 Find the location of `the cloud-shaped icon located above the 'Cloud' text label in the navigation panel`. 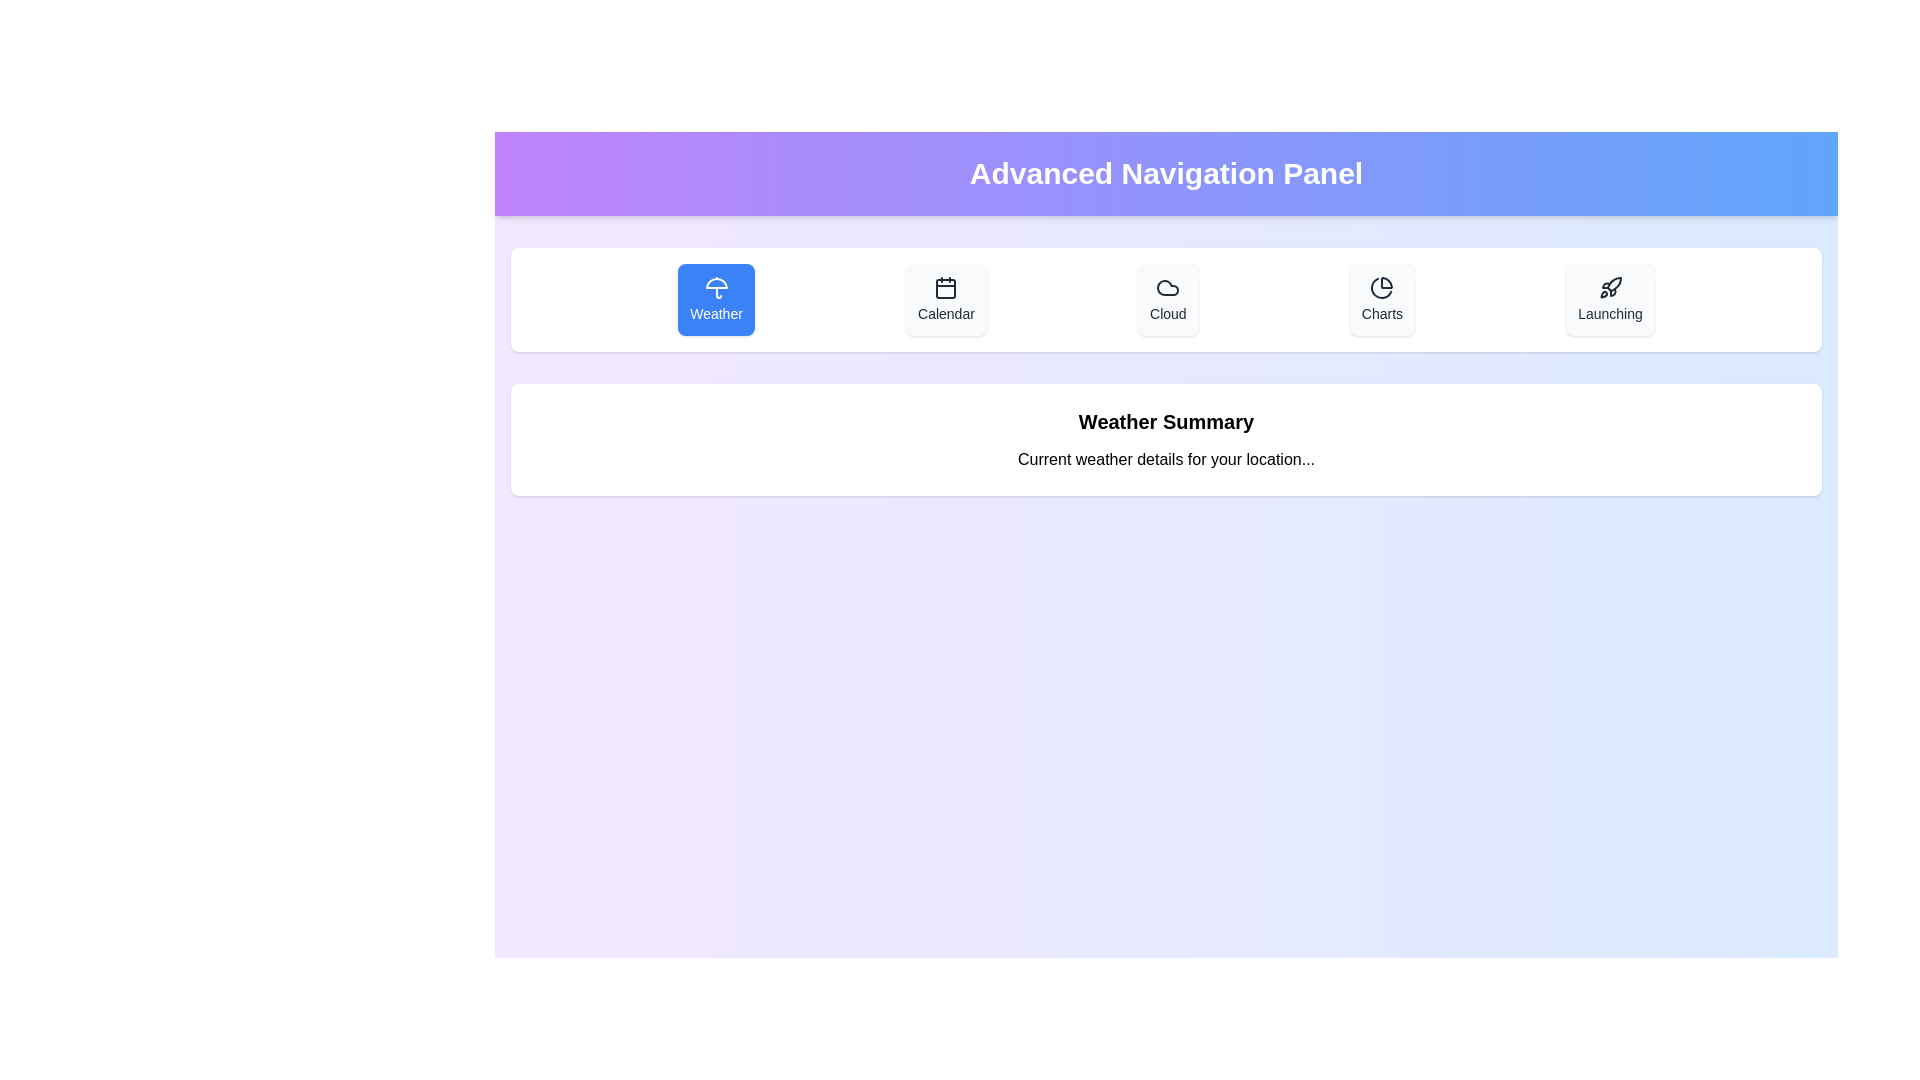

the cloud-shaped icon located above the 'Cloud' text label in the navigation panel is located at coordinates (1168, 288).